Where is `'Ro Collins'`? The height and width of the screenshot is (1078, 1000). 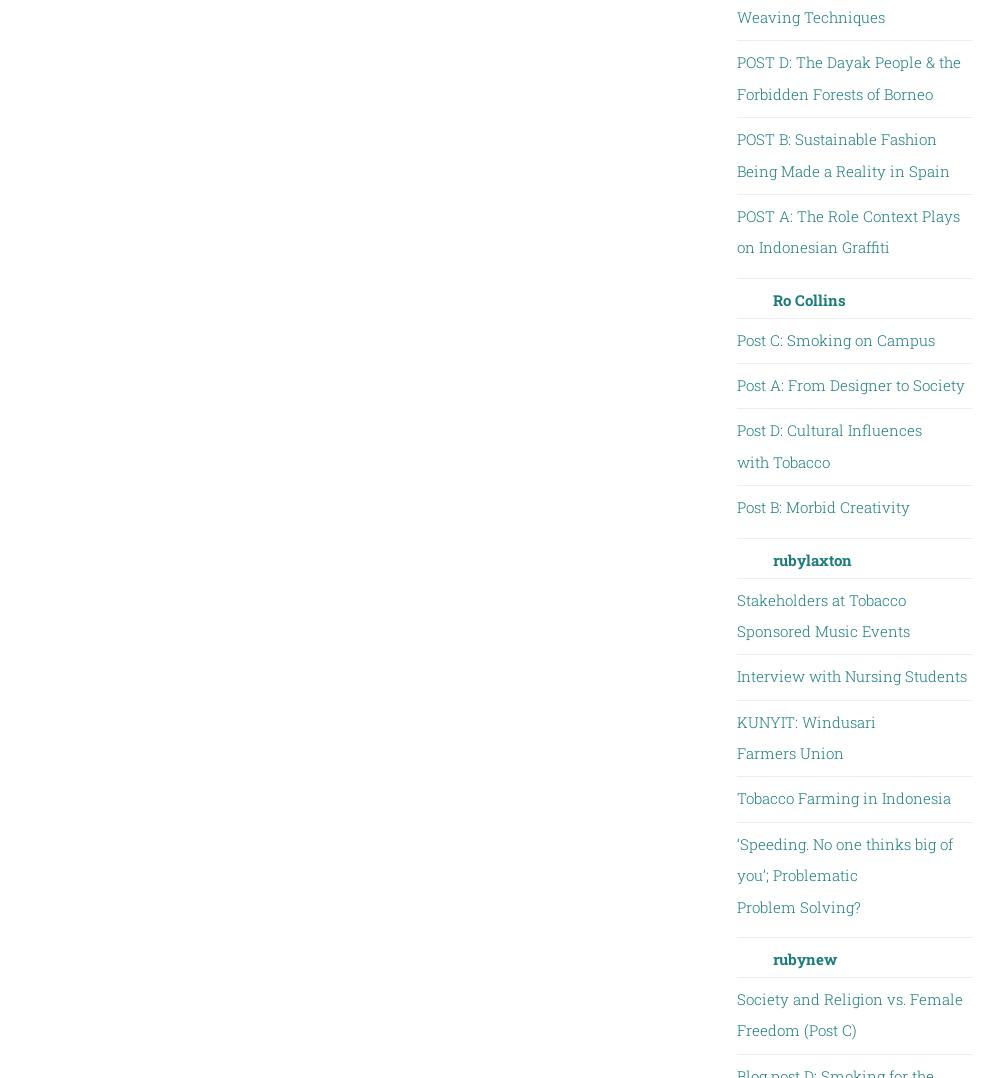 'Ro Collins' is located at coordinates (808, 299).